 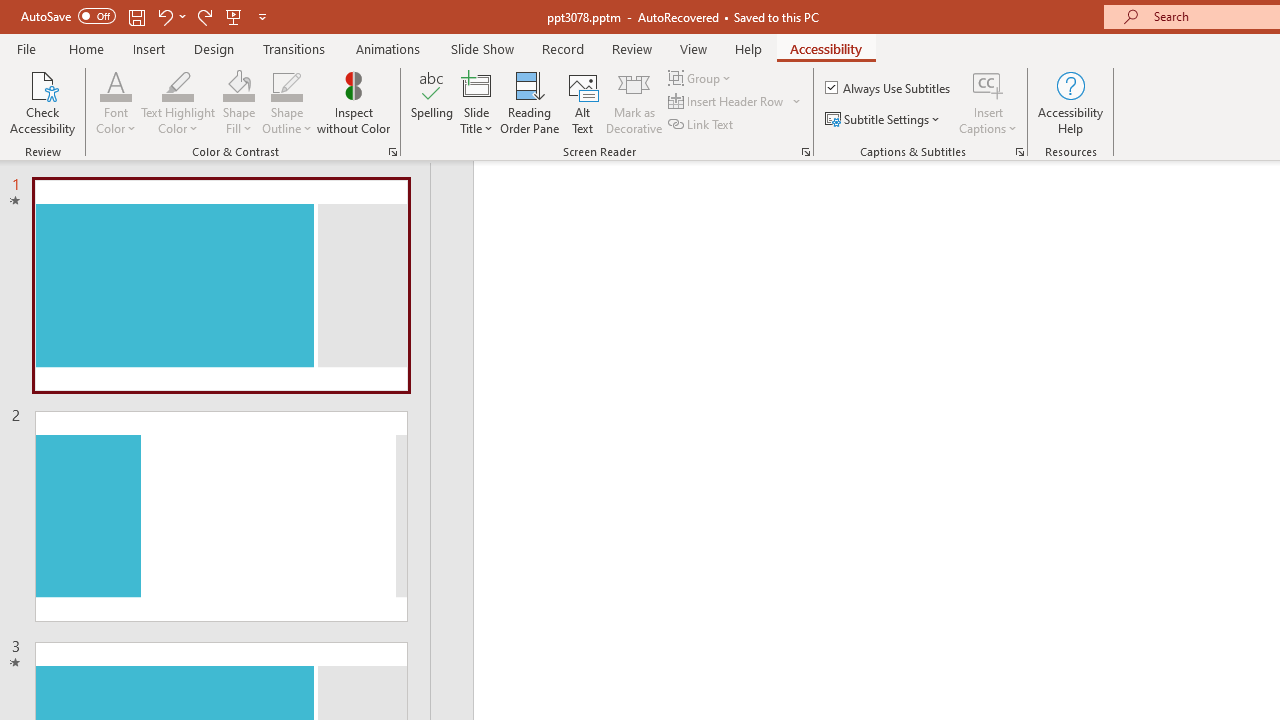 What do you see at coordinates (529, 103) in the screenshot?
I see `'Reading Order Pane'` at bounding box center [529, 103].